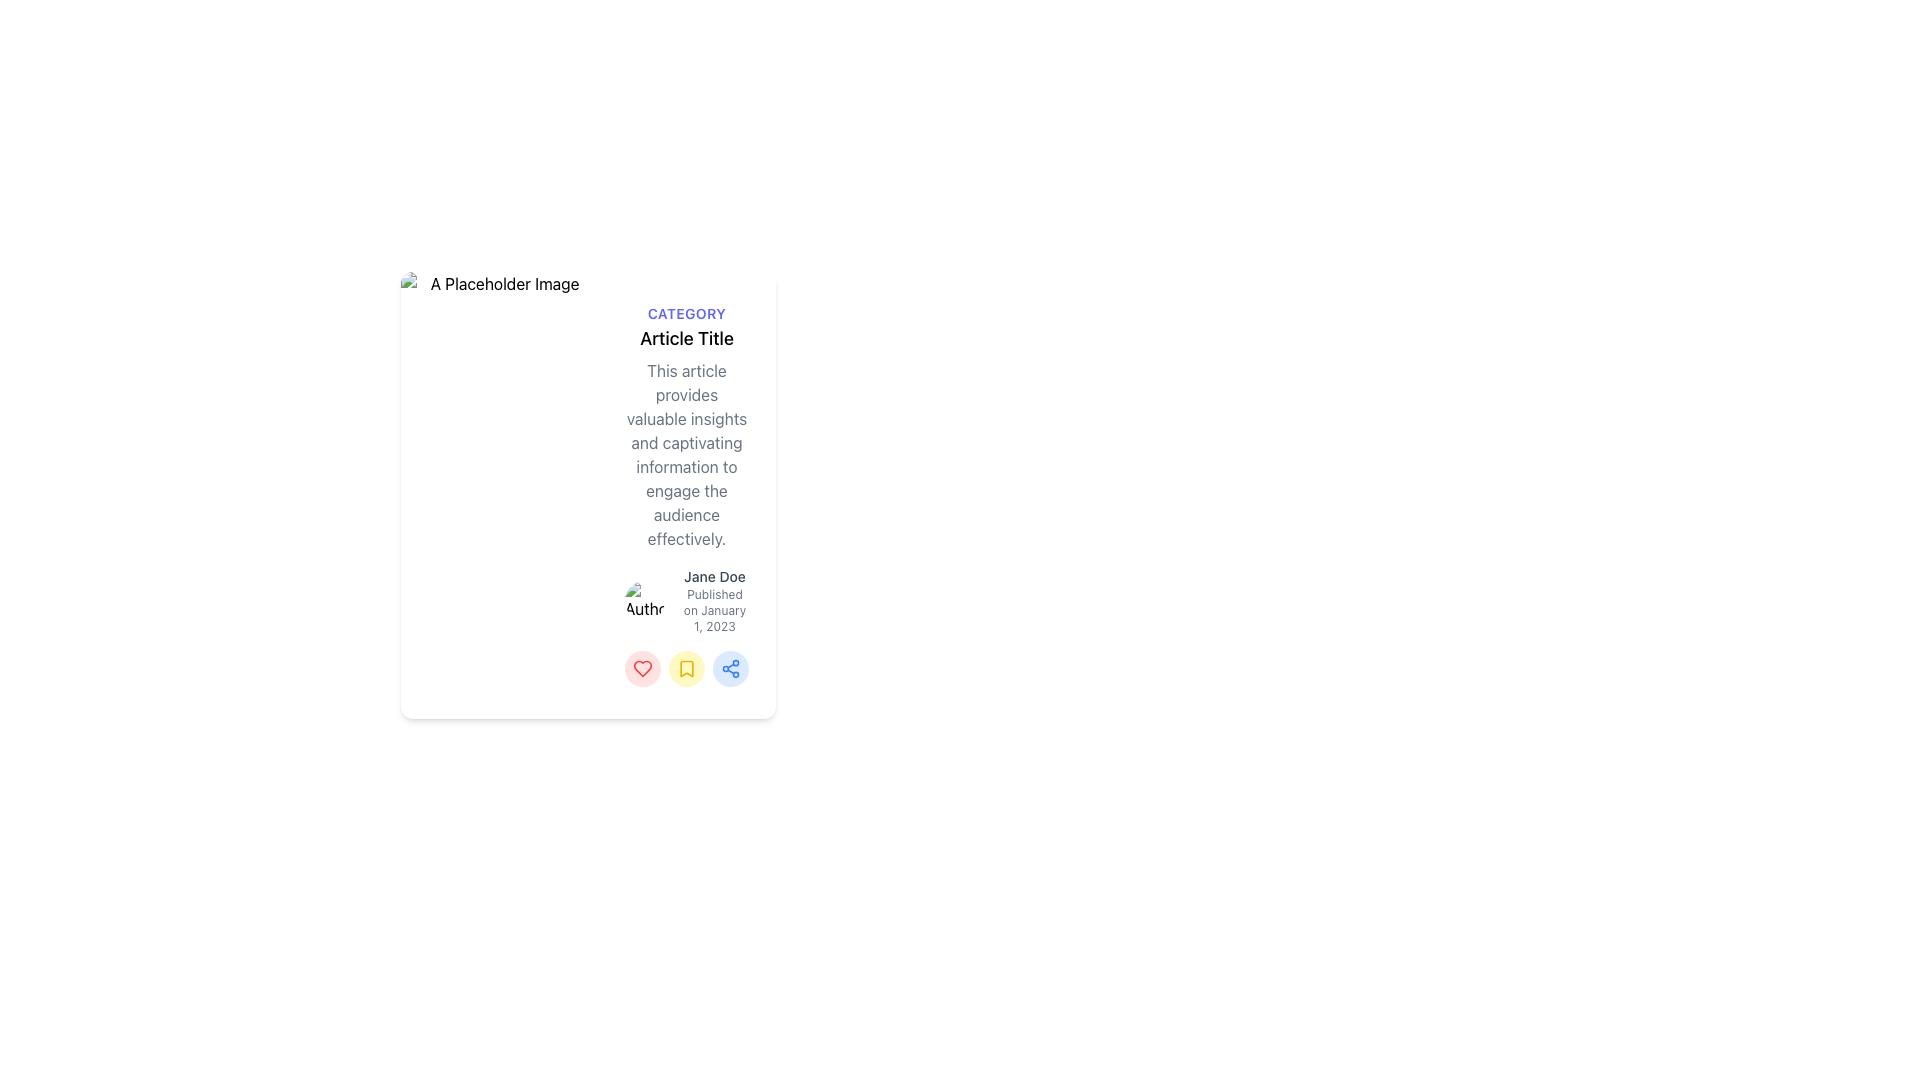  What do you see at coordinates (686, 313) in the screenshot?
I see `the Text Label that serves as a decorative label or category tag for the associated content, positioned above the title 'Article Title' in the structured card` at bounding box center [686, 313].